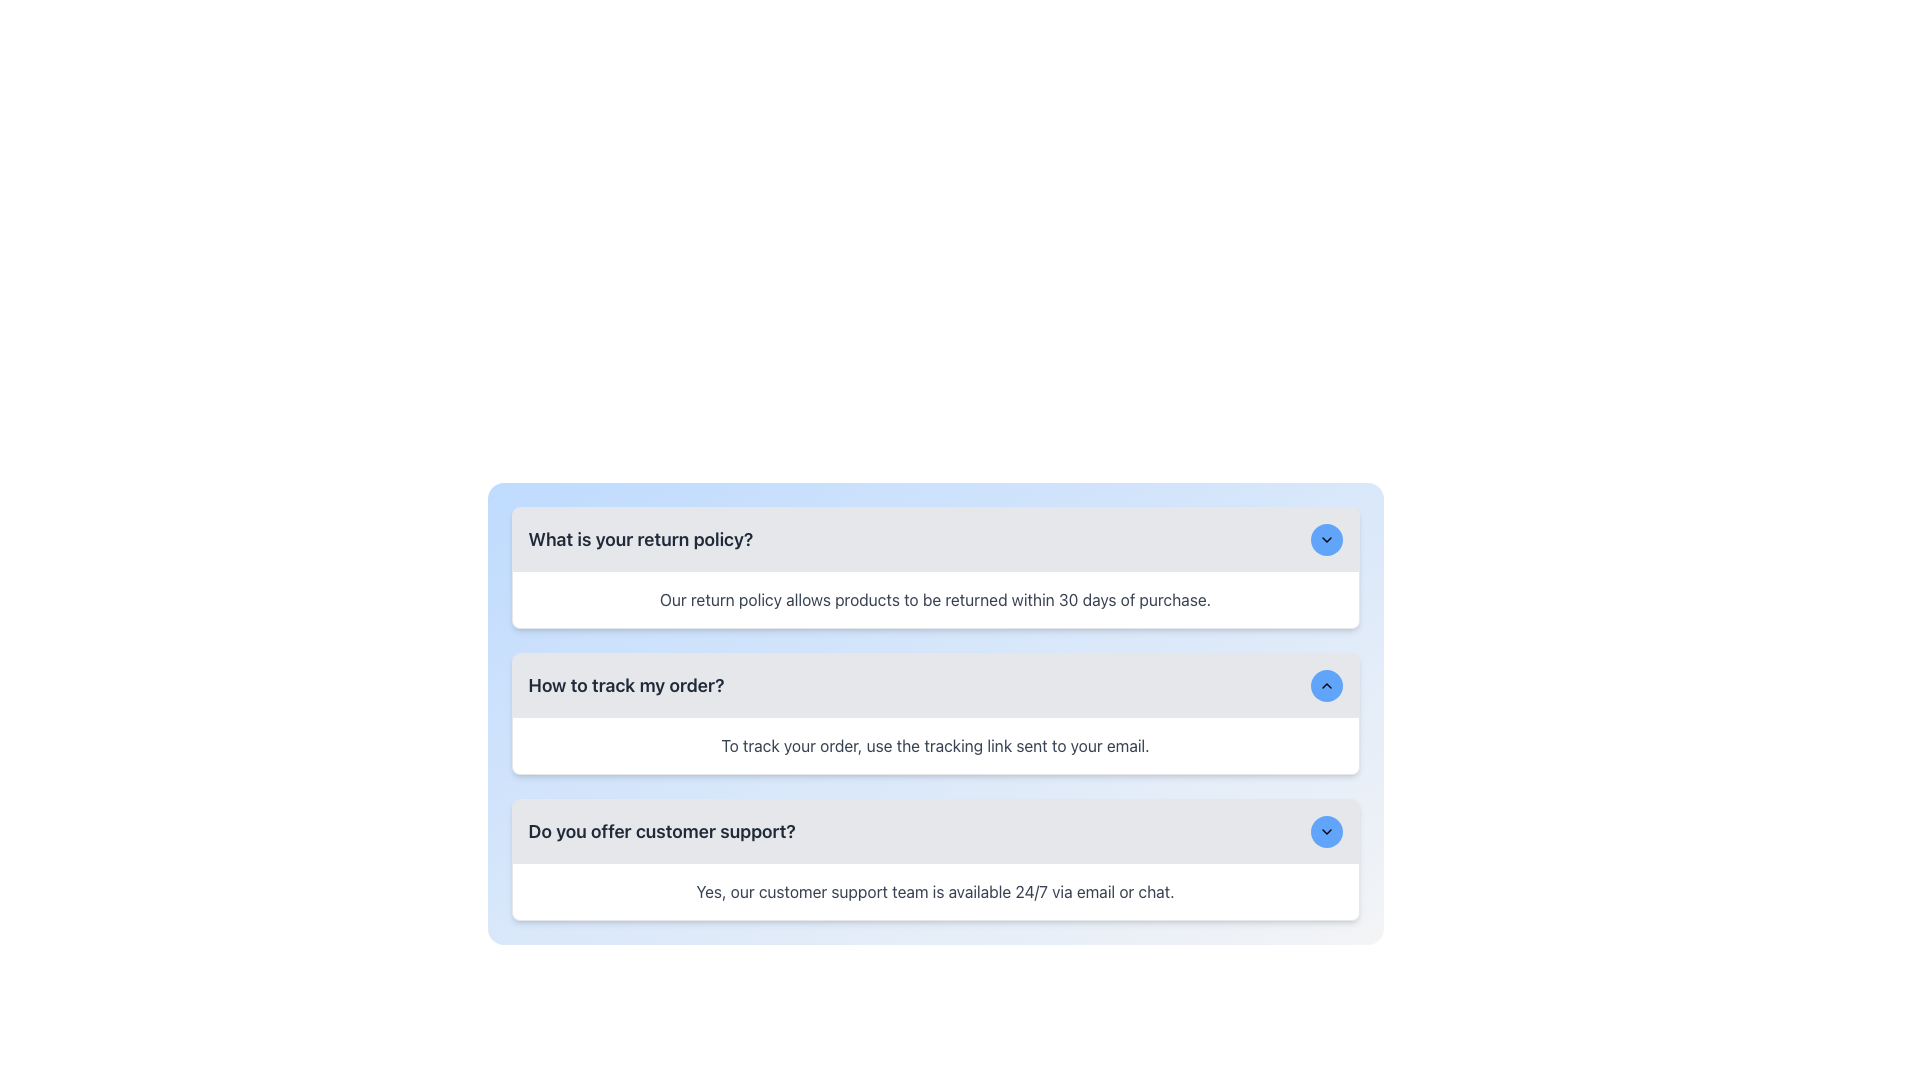 This screenshot has width=1920, height=1080. What do you see at coordinates (934, 540) in the screenshot?
I see `the light gray bar with rounded edges labeled 'What is your return policy?'` at bounding box center [934, 540].